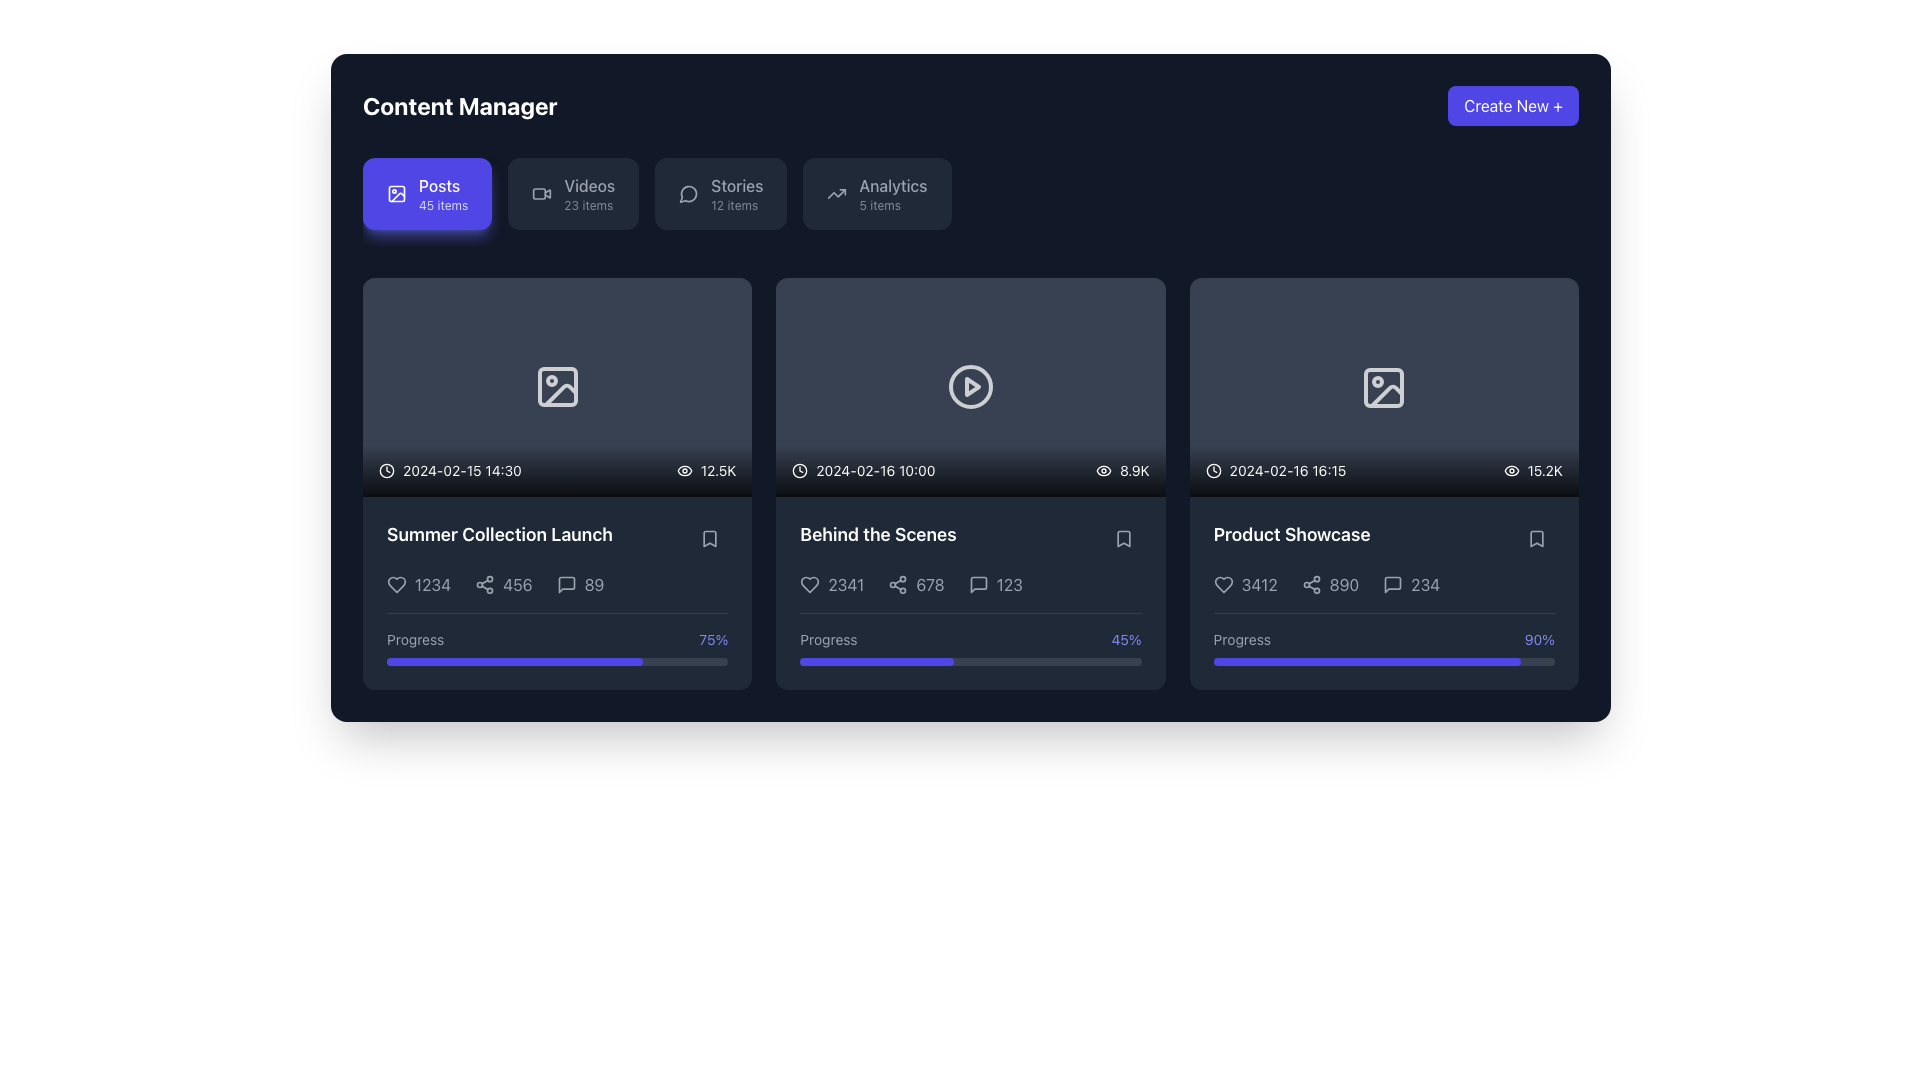  I want to click on the 'Like' icon located to the left of the numerical indication '2341' in the 'Behind the Scenes' section, so click(810, 584).